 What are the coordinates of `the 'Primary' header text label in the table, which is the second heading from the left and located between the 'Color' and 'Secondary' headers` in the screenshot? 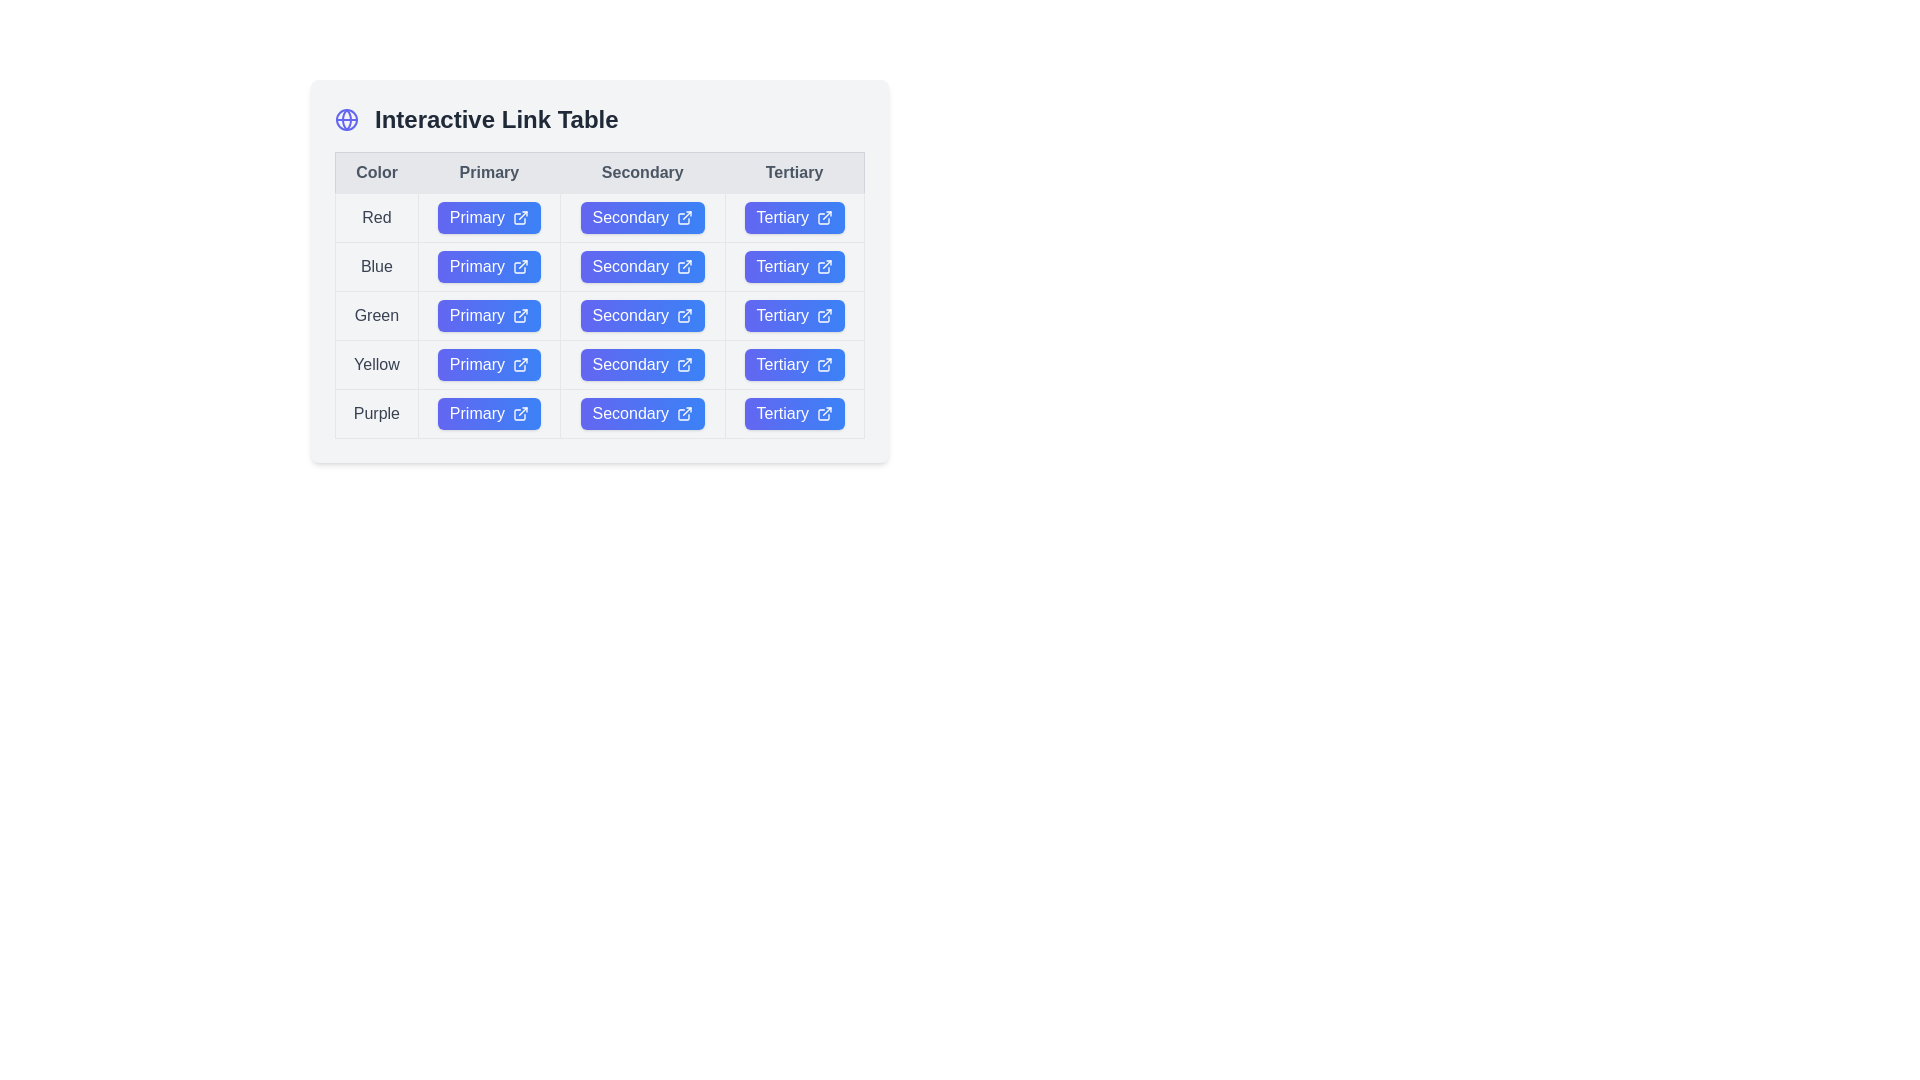 It's located at (489, 172).